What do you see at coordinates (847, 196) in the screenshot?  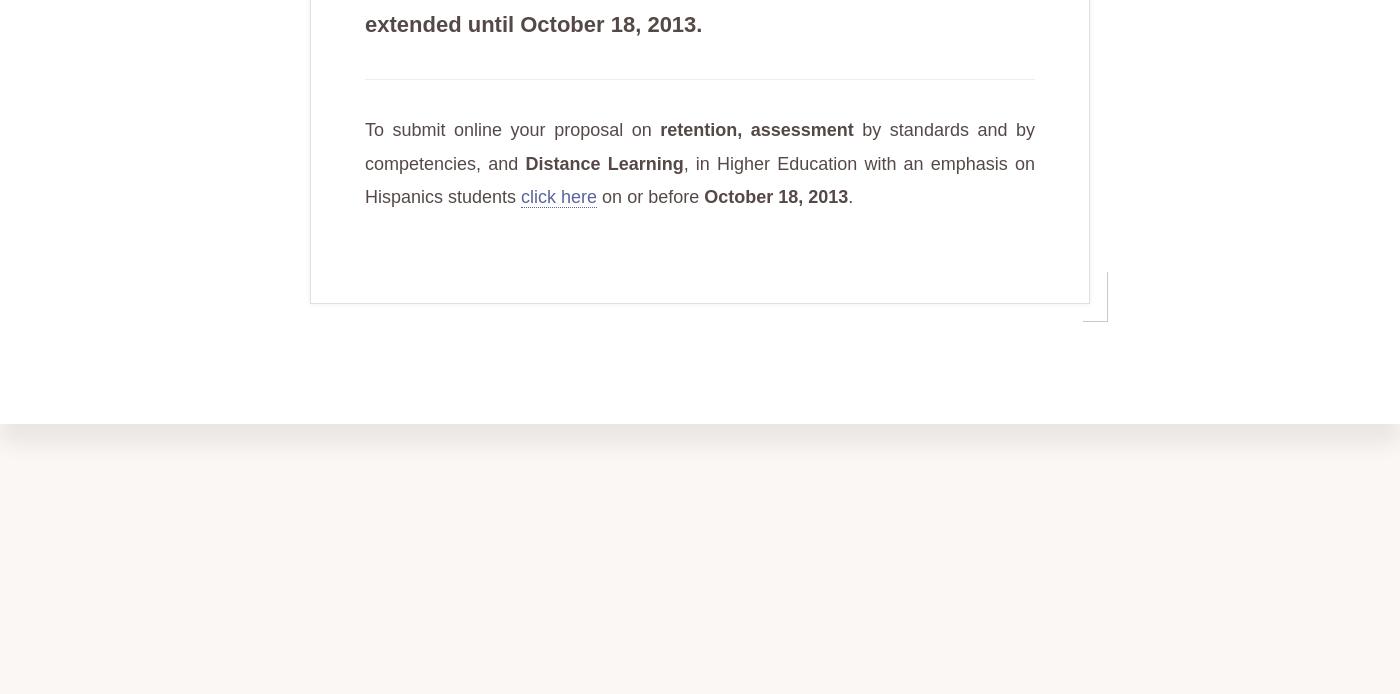 I see `'.'` at bounding box center [847, 196].